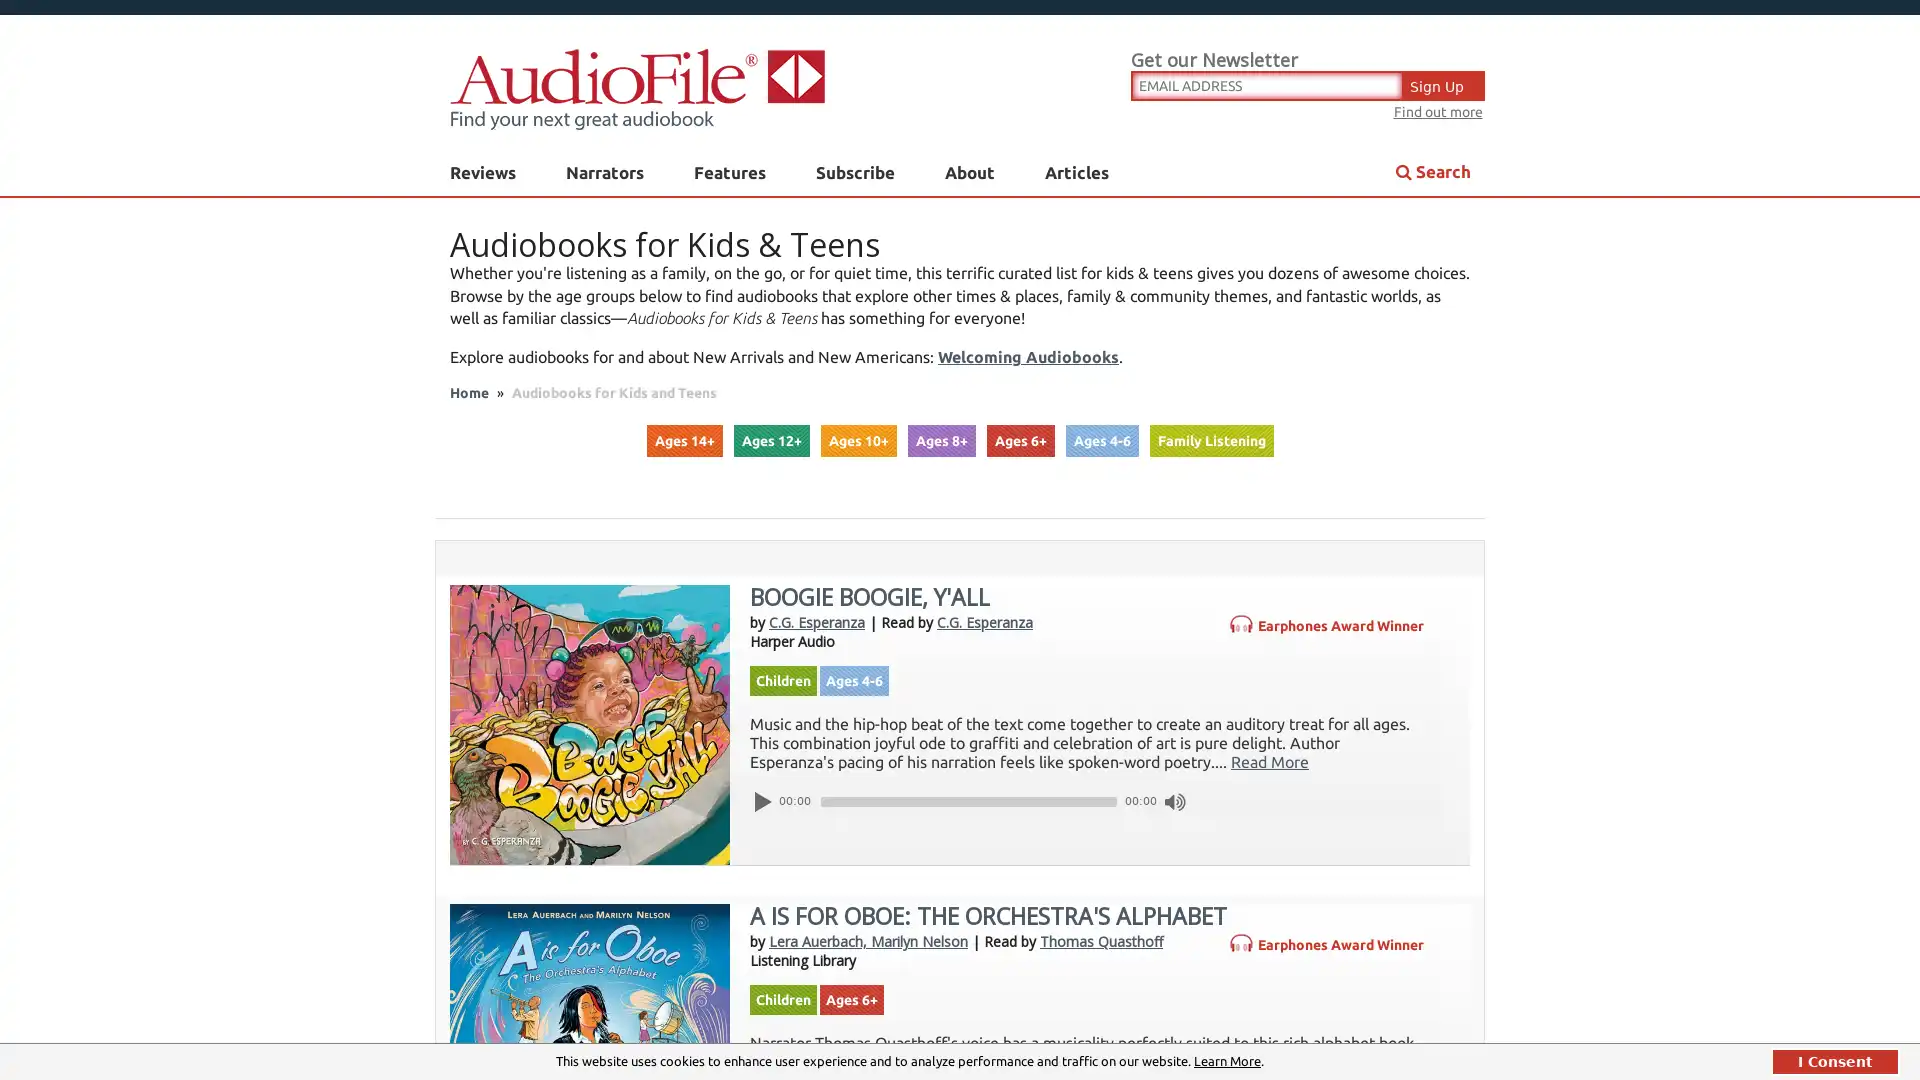  Describe the element at coordinates (1175, 801) in the screenshot. I see `Mute Toggle` at that location.